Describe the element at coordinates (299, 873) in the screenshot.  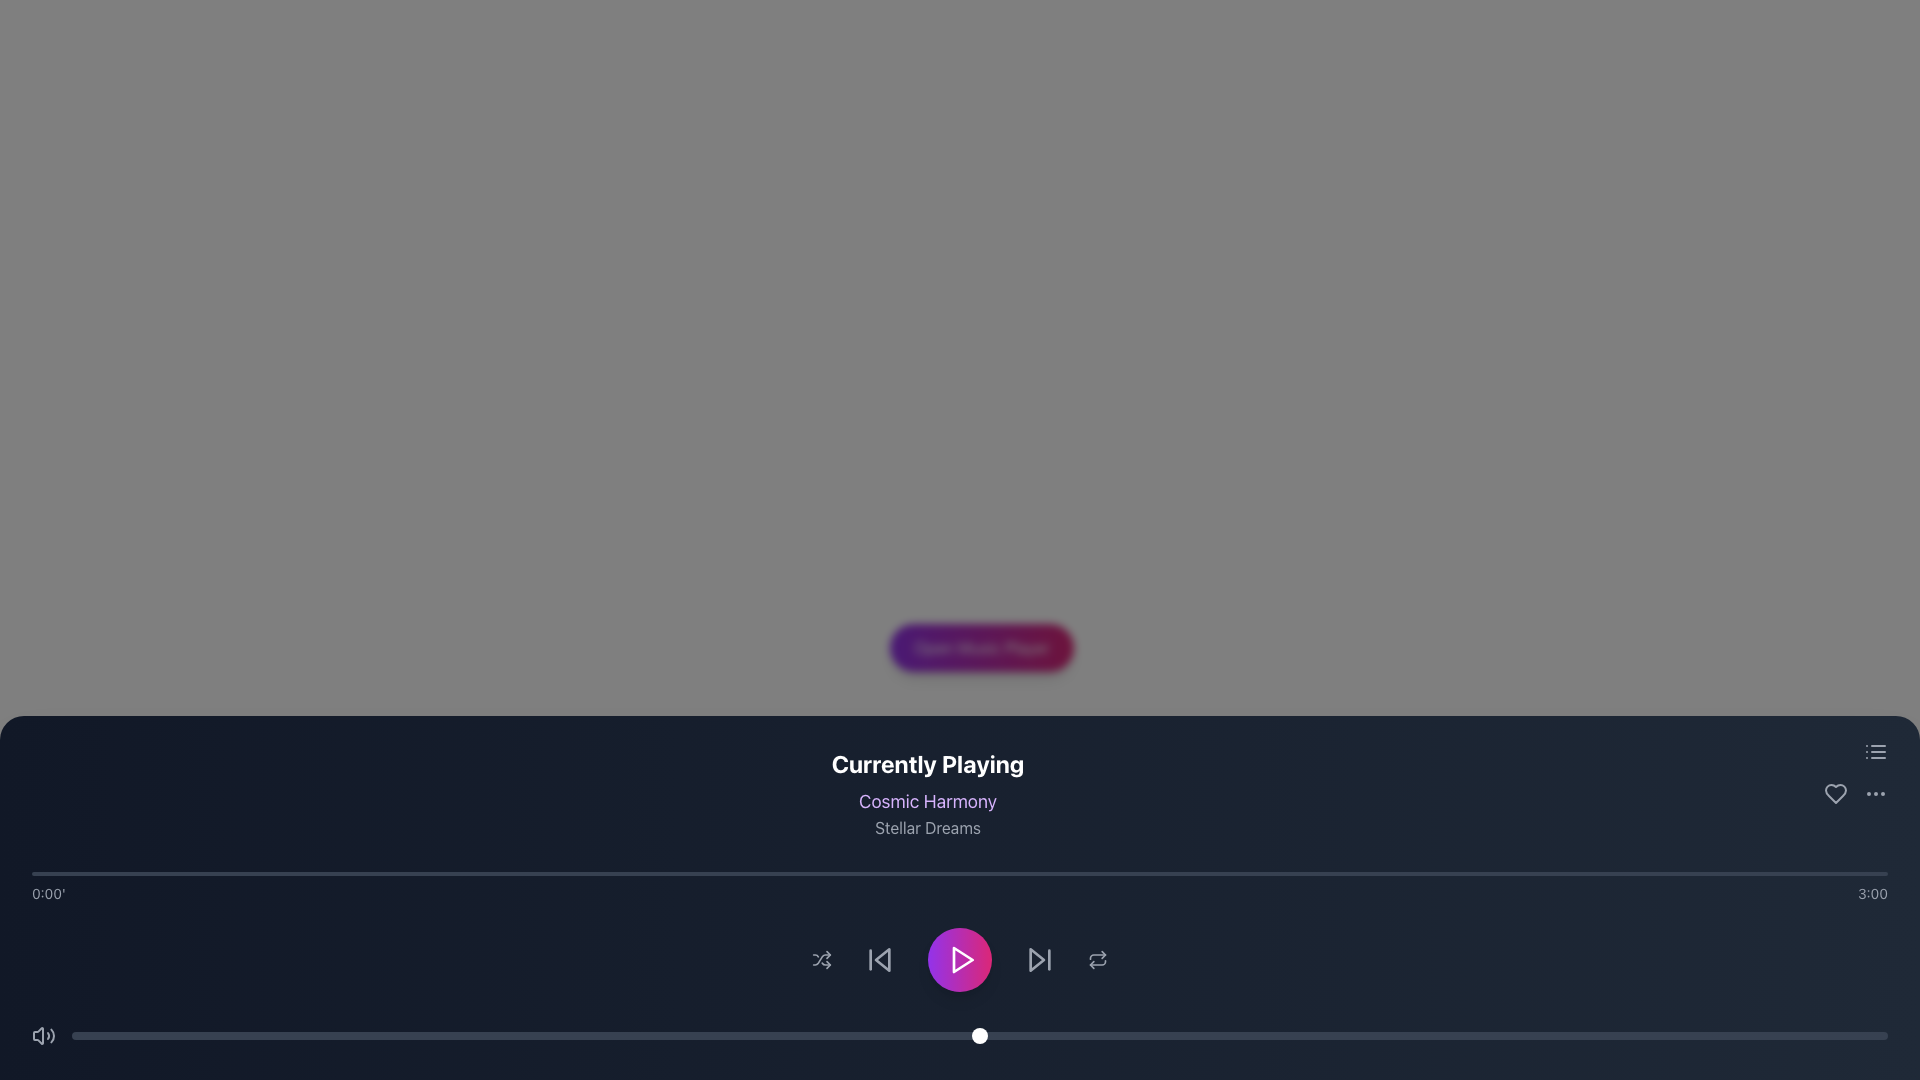
I see `playback position` at that location.